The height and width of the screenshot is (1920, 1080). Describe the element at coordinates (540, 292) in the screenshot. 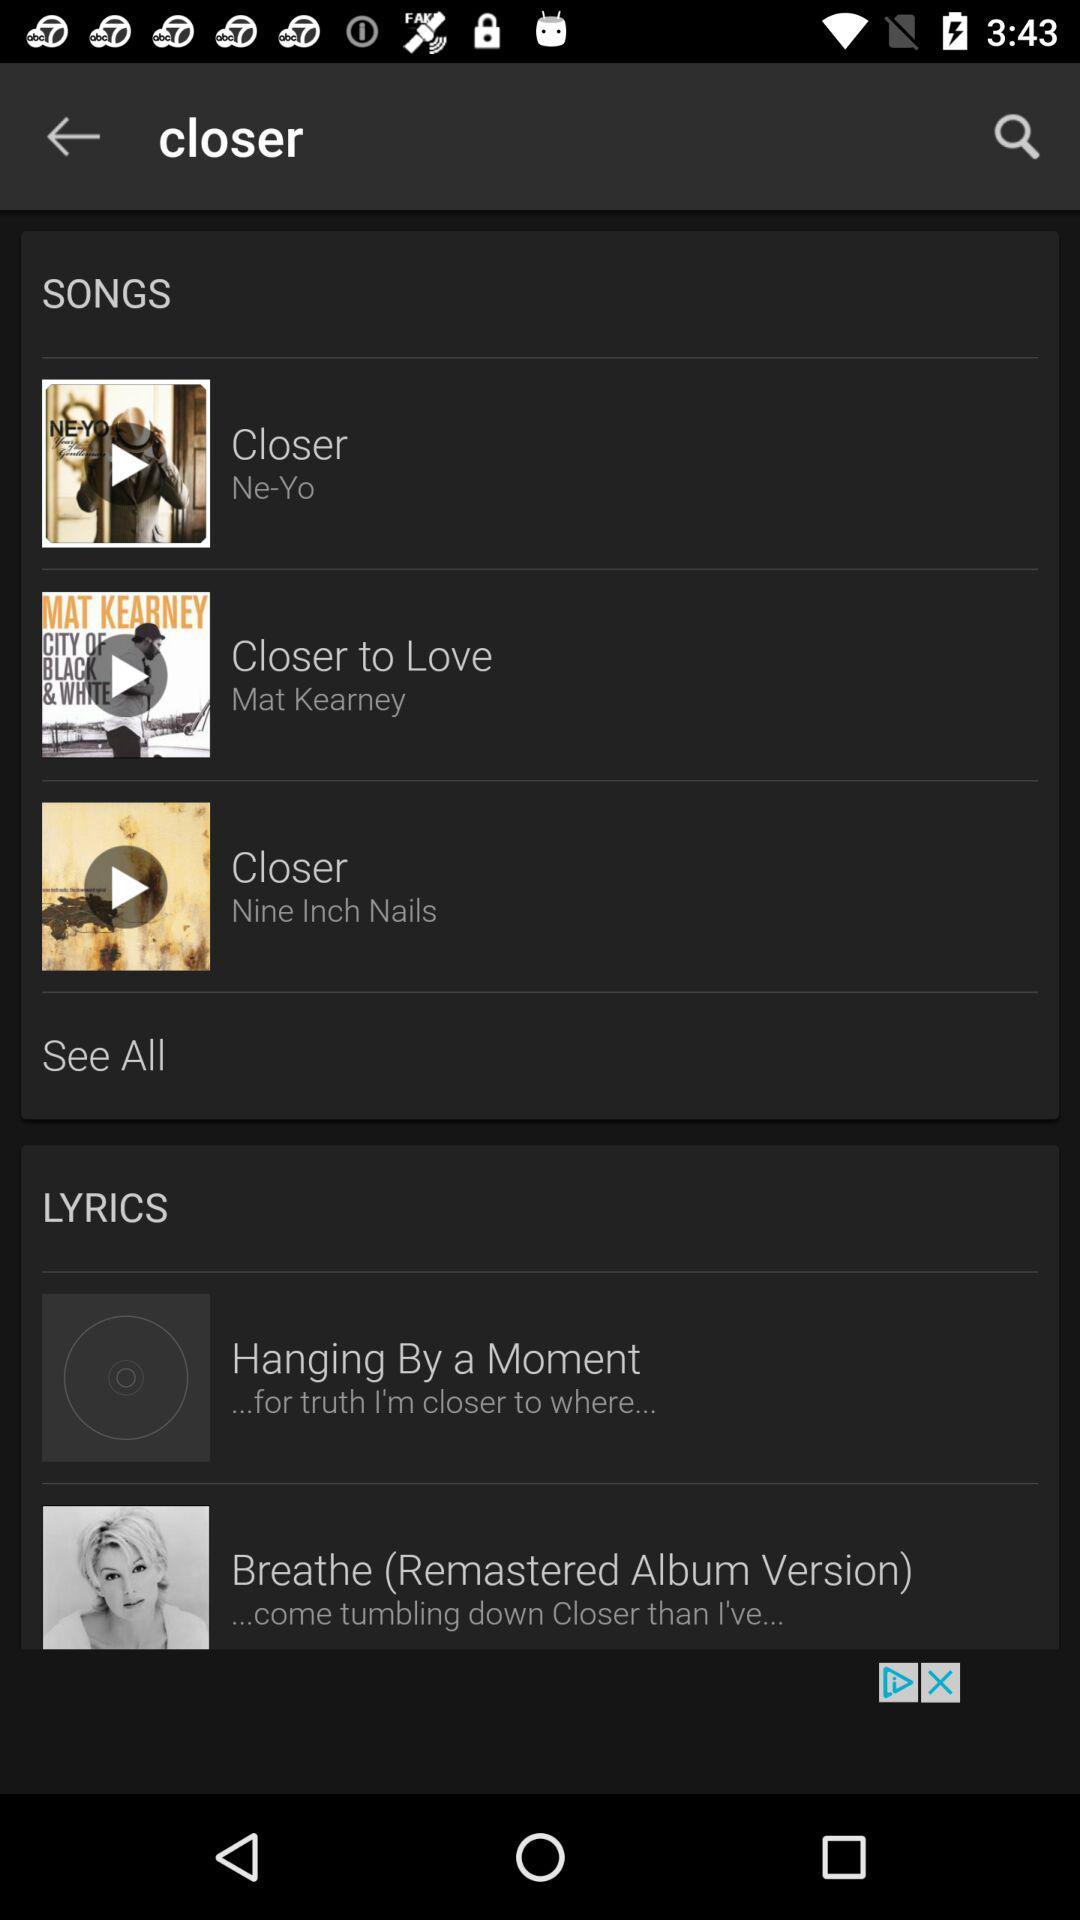

I see `the songs` at that location.